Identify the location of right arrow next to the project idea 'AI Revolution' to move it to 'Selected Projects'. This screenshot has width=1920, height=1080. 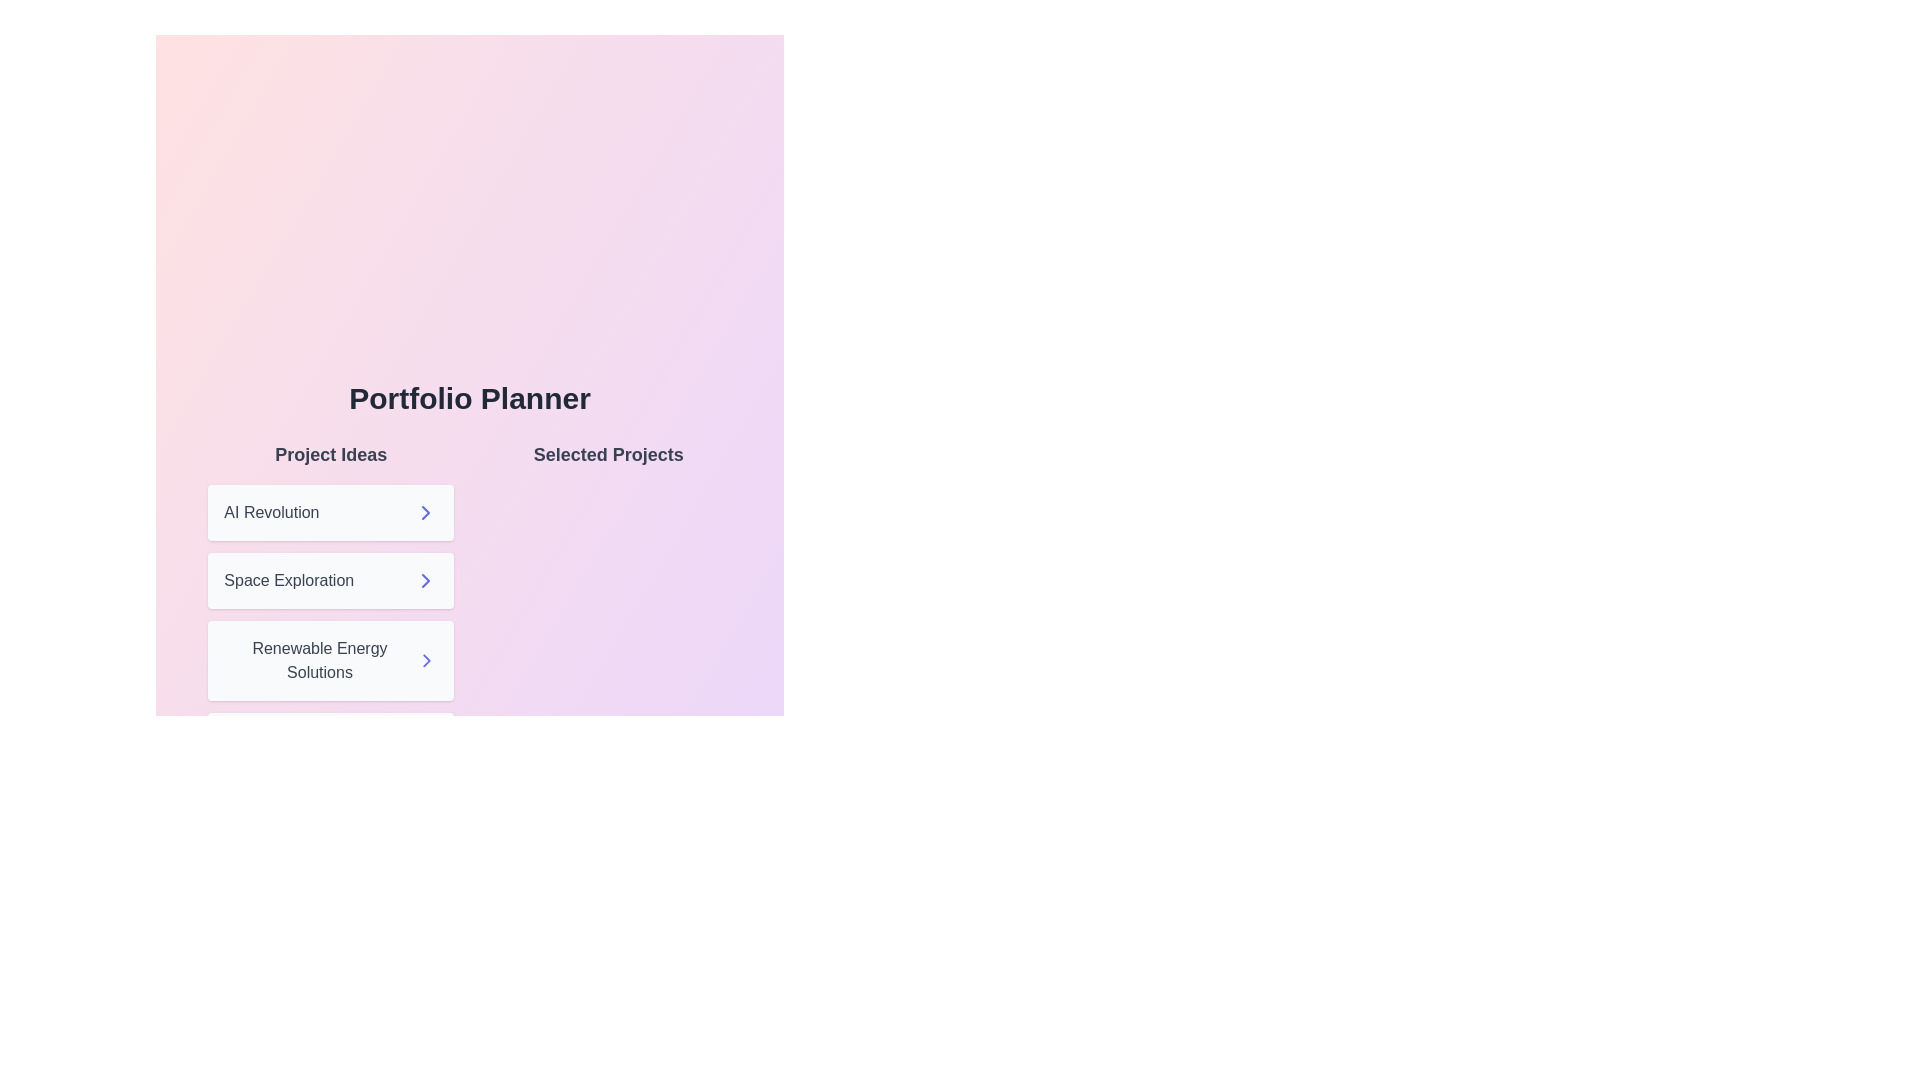
(425, 512).